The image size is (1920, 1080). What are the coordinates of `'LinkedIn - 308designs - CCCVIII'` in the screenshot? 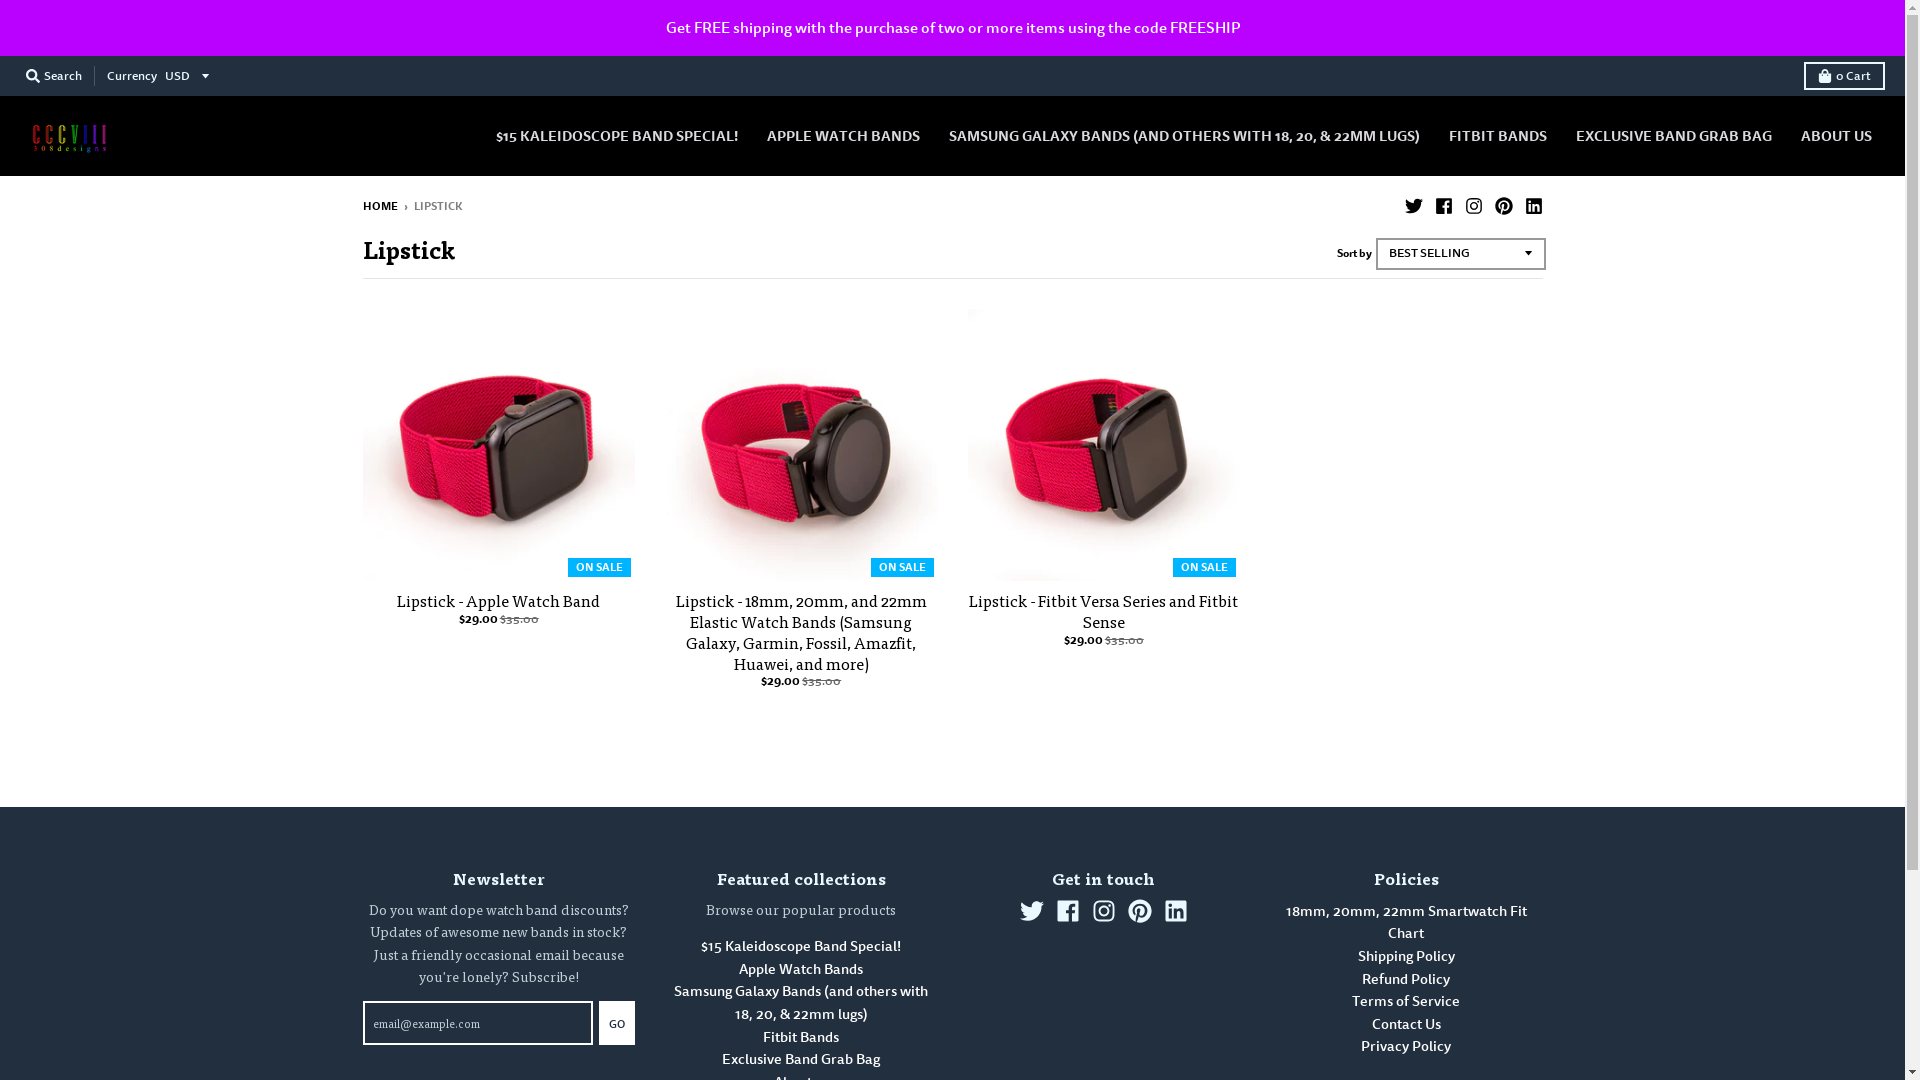 It's located at (1176, 910).